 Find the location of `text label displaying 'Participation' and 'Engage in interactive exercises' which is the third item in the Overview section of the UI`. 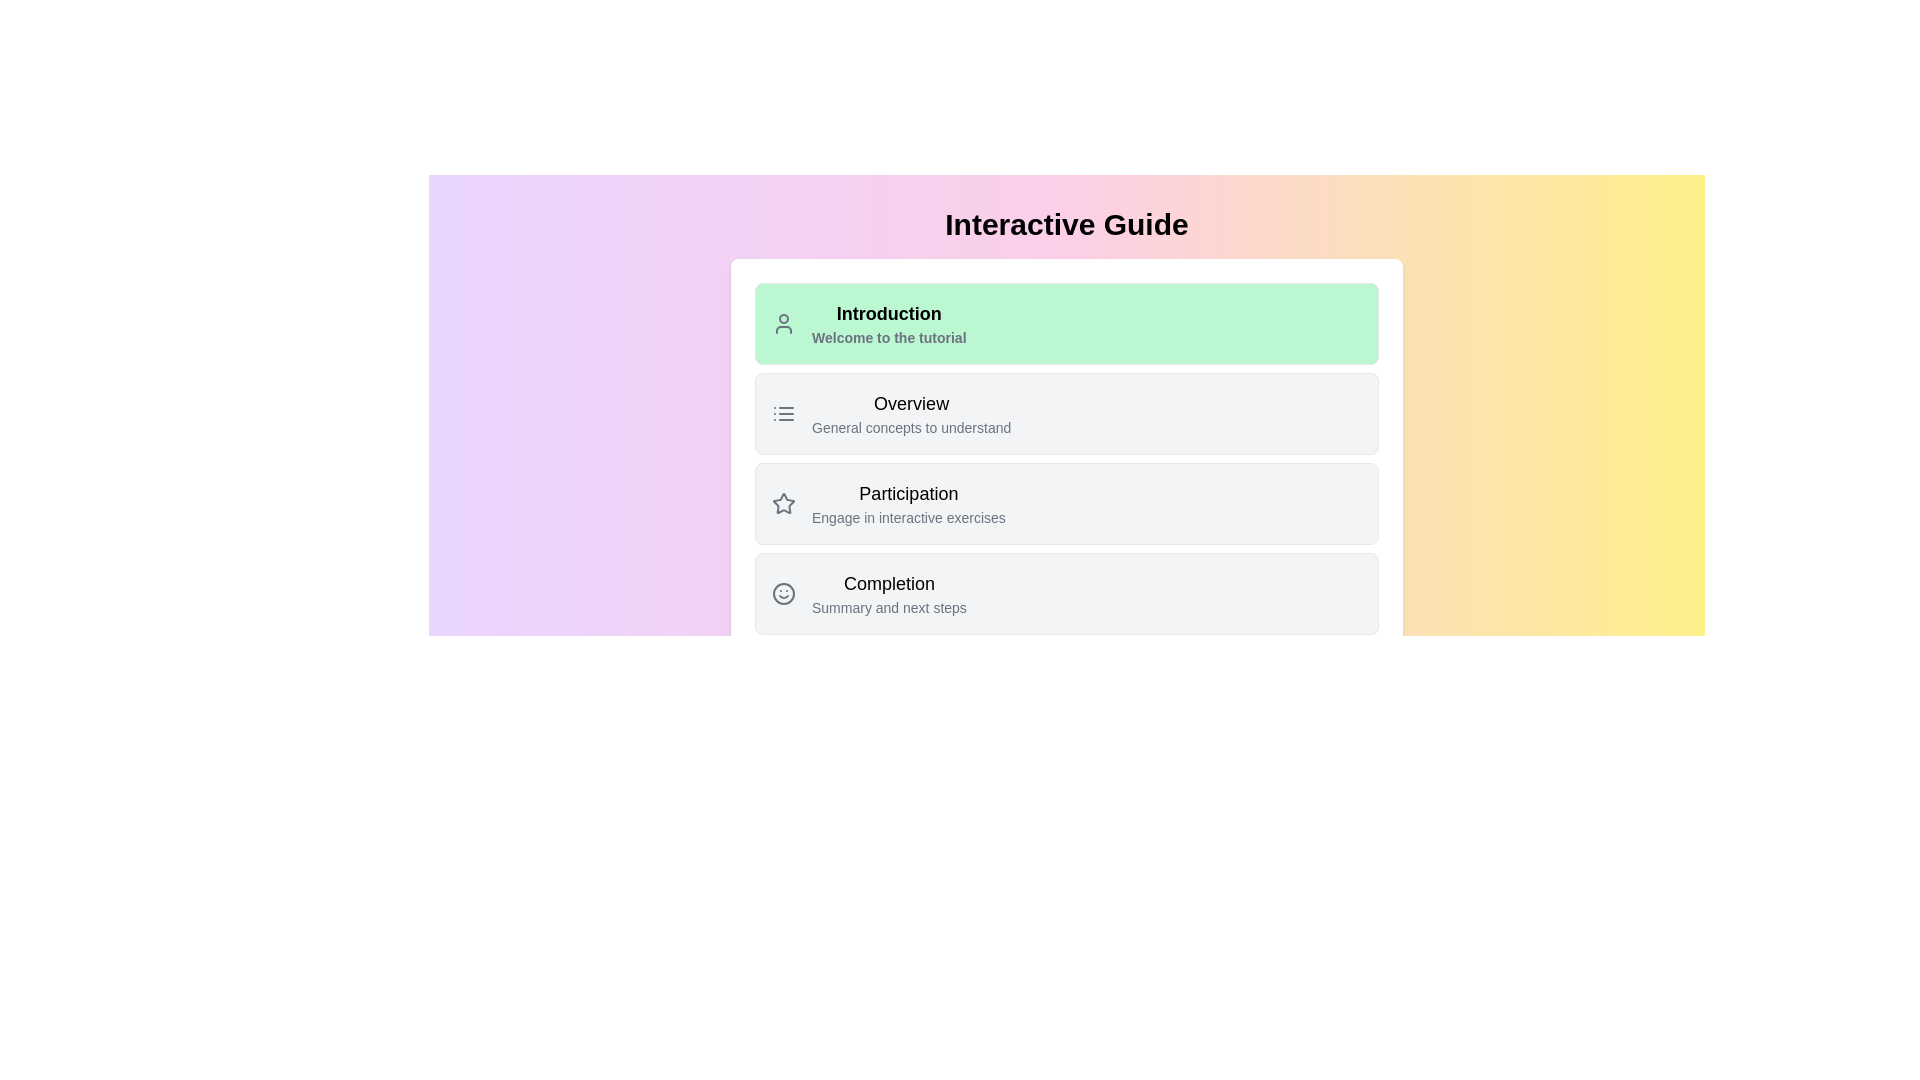

text label displaying 'Participation' and 'Engage in interactive exercises' which is the third item in the Overview section of the UI is located at coordinates (907, 503).